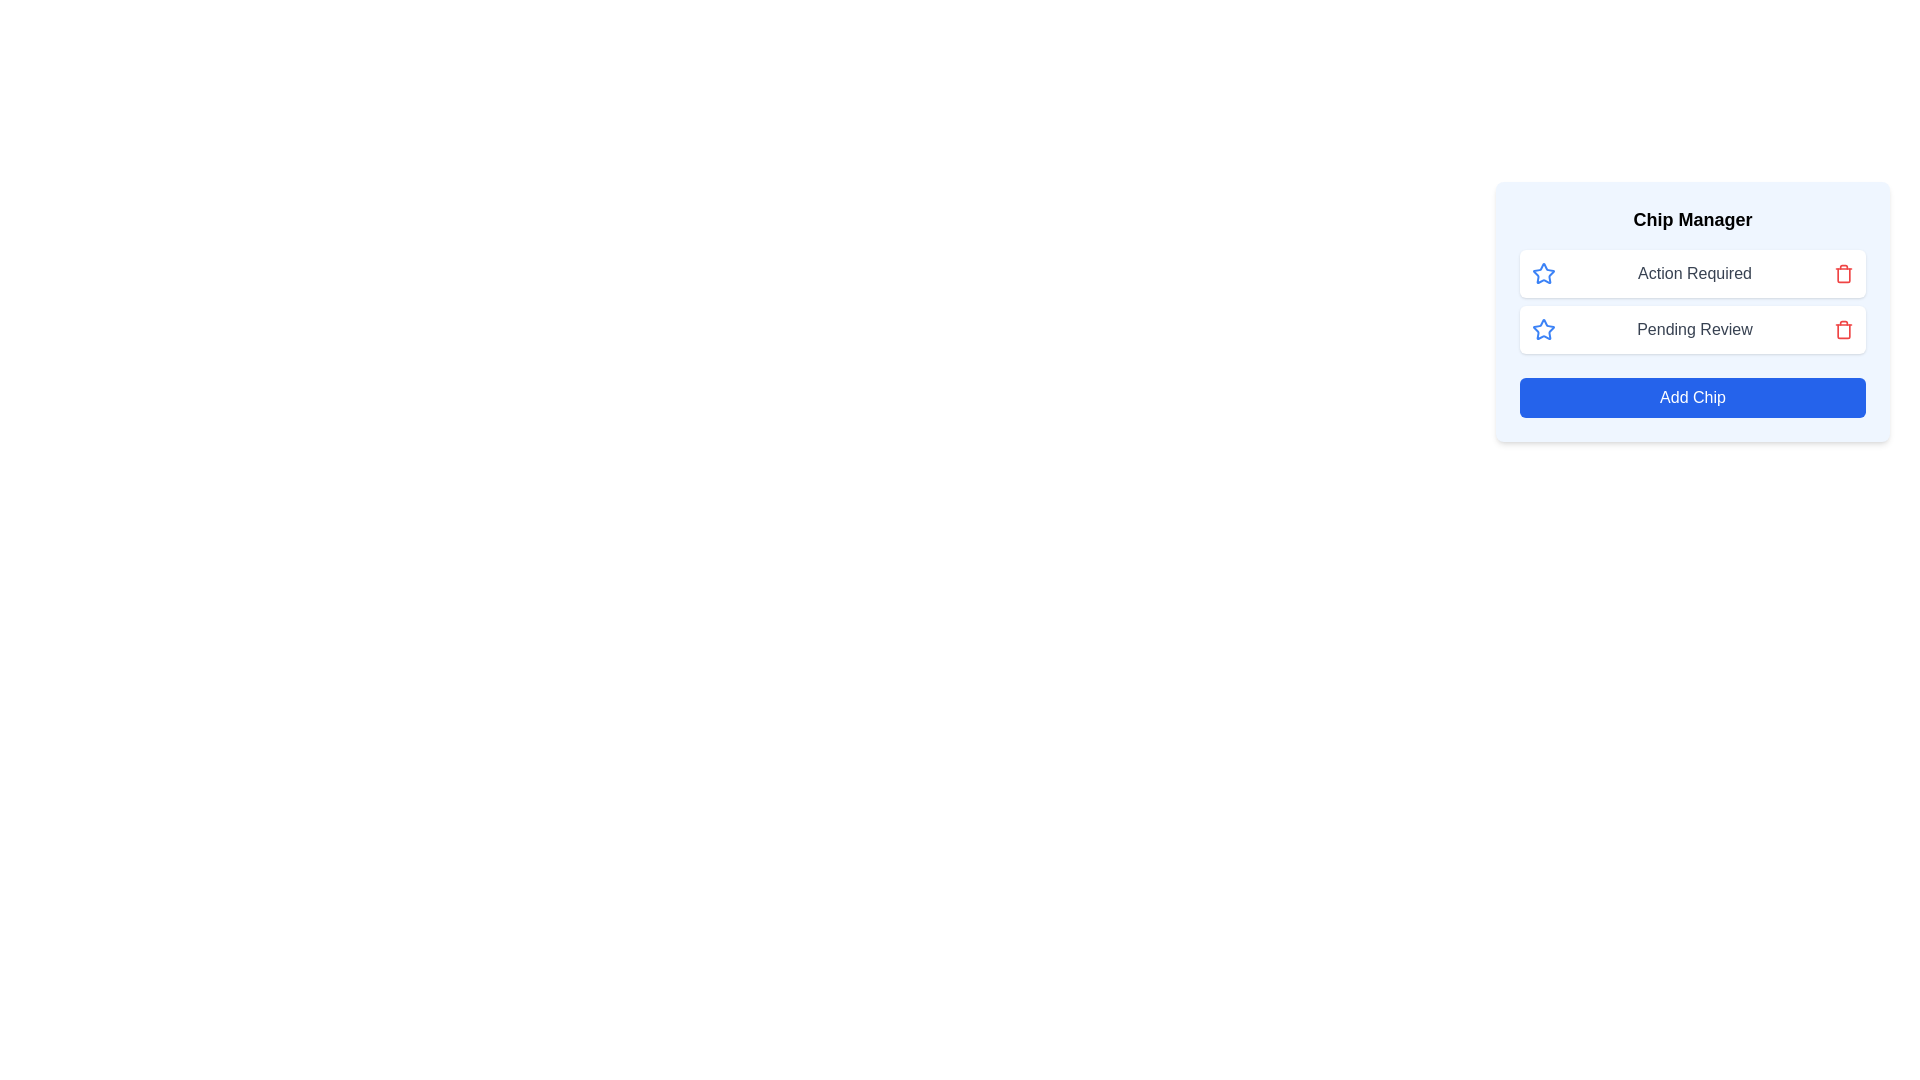  I want to click on the trash icon next to the chip labeled 'Action Required' to remove it, so click(1842, 273).